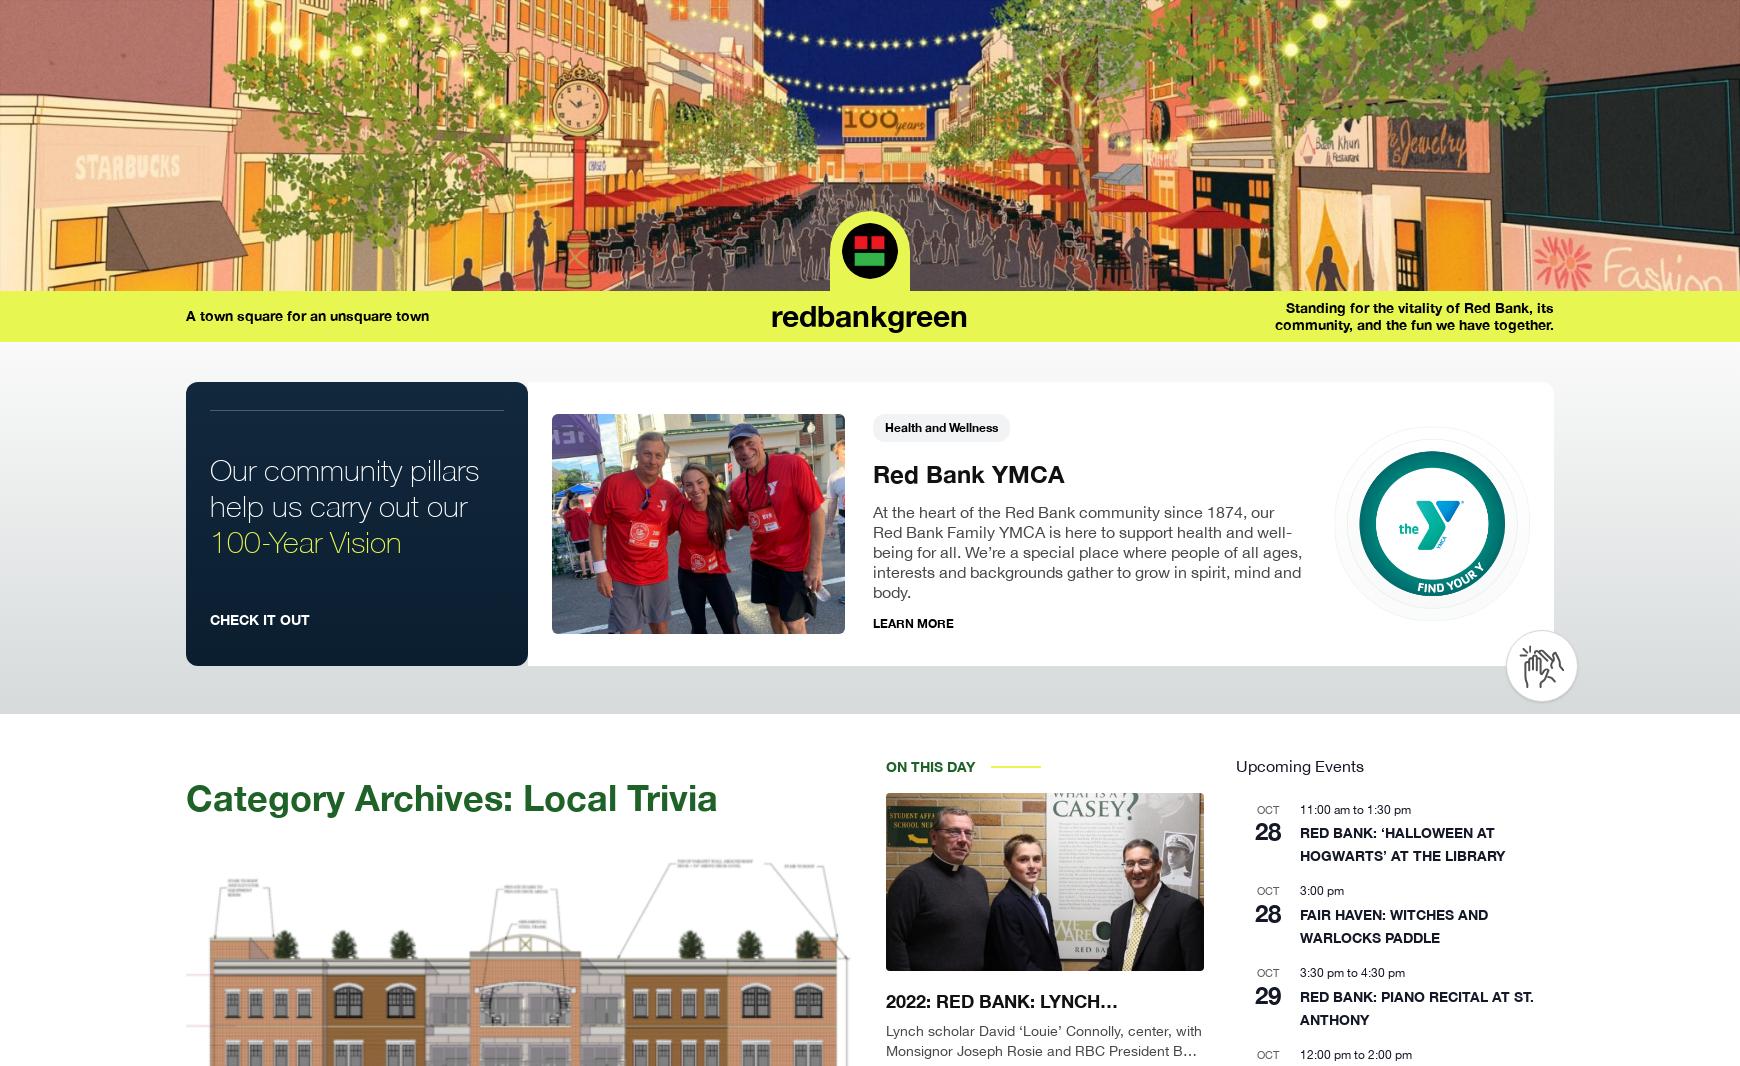 The height and width of the screenshot is (1066, 1740). I want to click on 'Local Trivia', so click(619, 795).